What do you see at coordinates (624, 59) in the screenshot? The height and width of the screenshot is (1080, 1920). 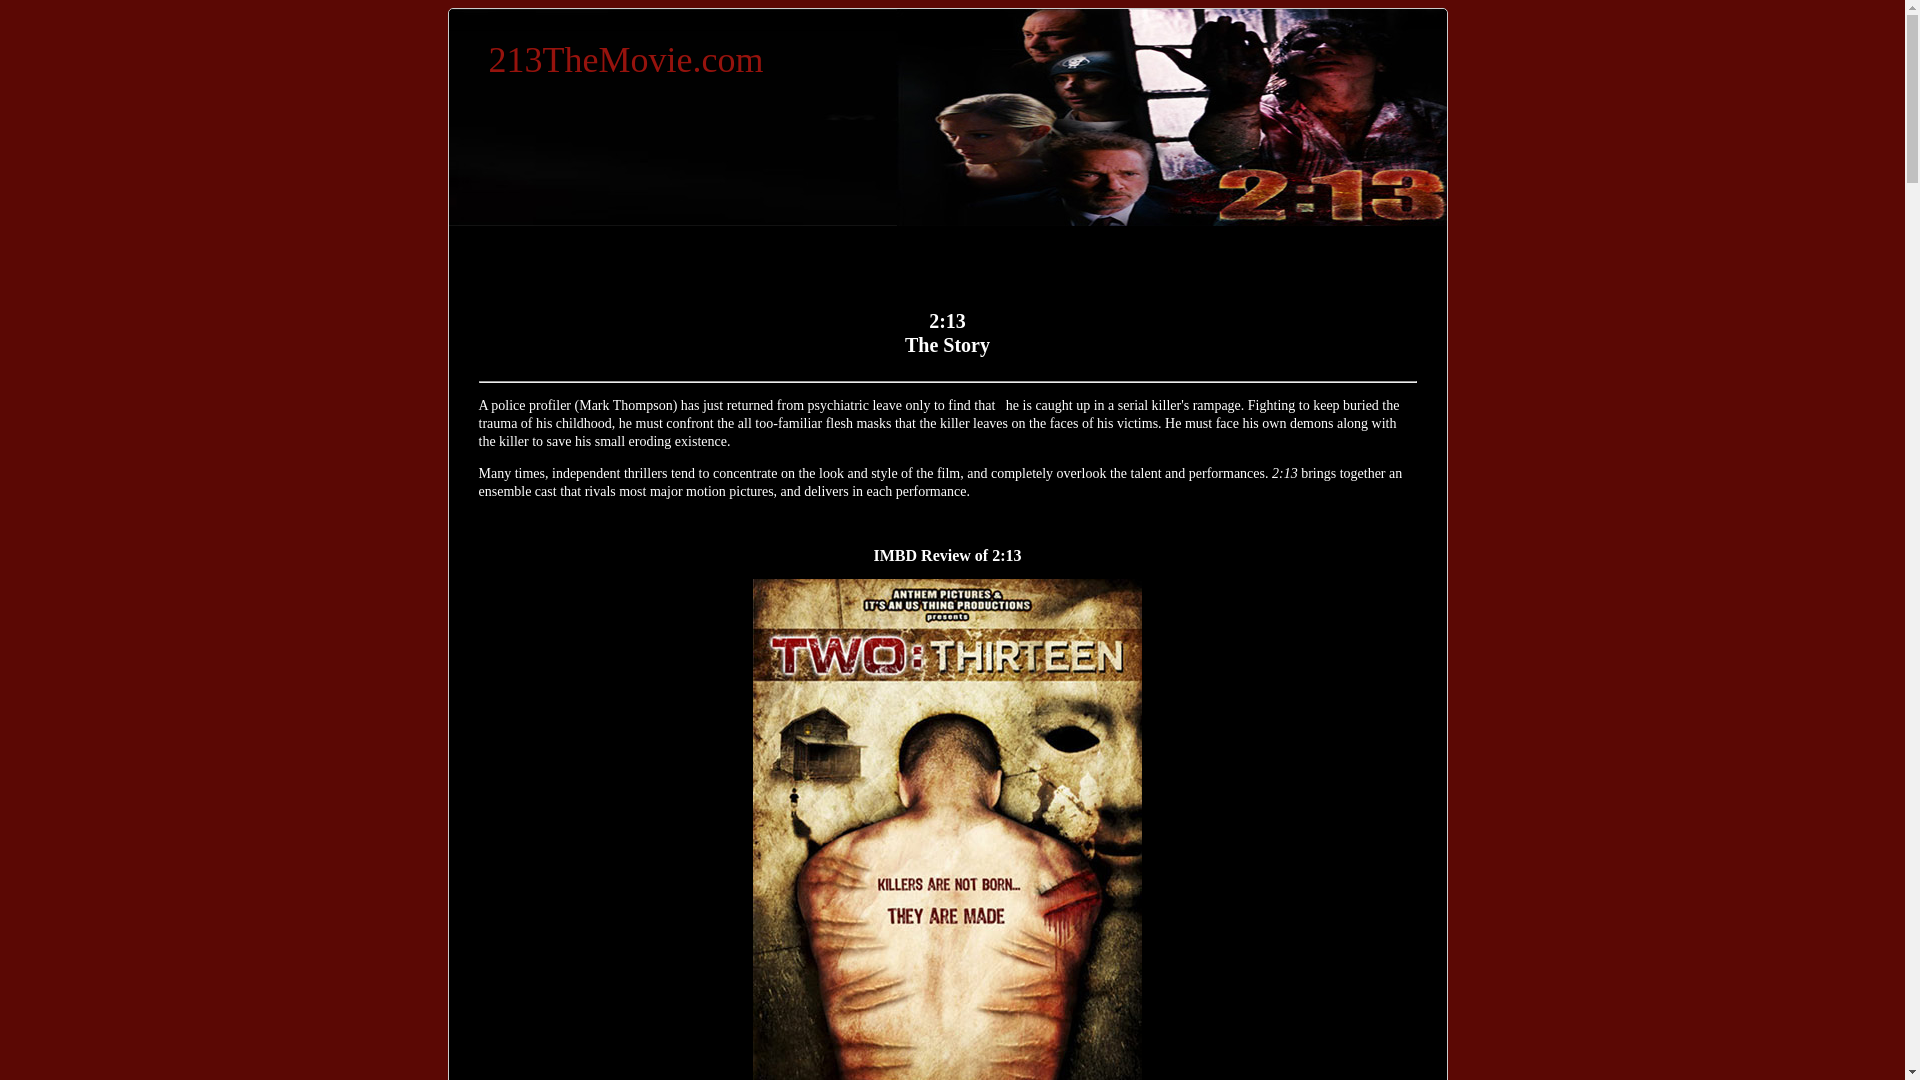 I see `'213TheMovie.com'` at bounding box center [624, 59].